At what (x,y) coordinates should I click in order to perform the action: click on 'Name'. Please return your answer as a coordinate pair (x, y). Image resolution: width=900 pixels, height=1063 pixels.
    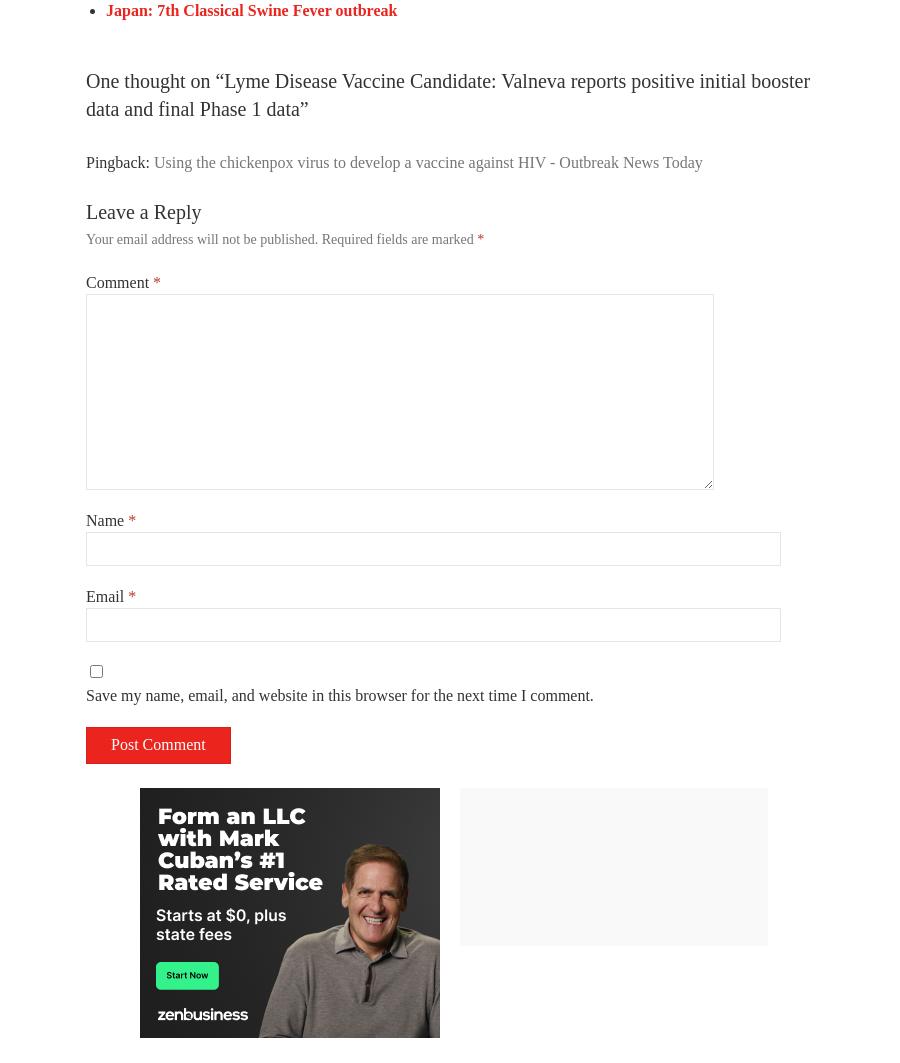
    Looking at the image, I should click on (85, 519).